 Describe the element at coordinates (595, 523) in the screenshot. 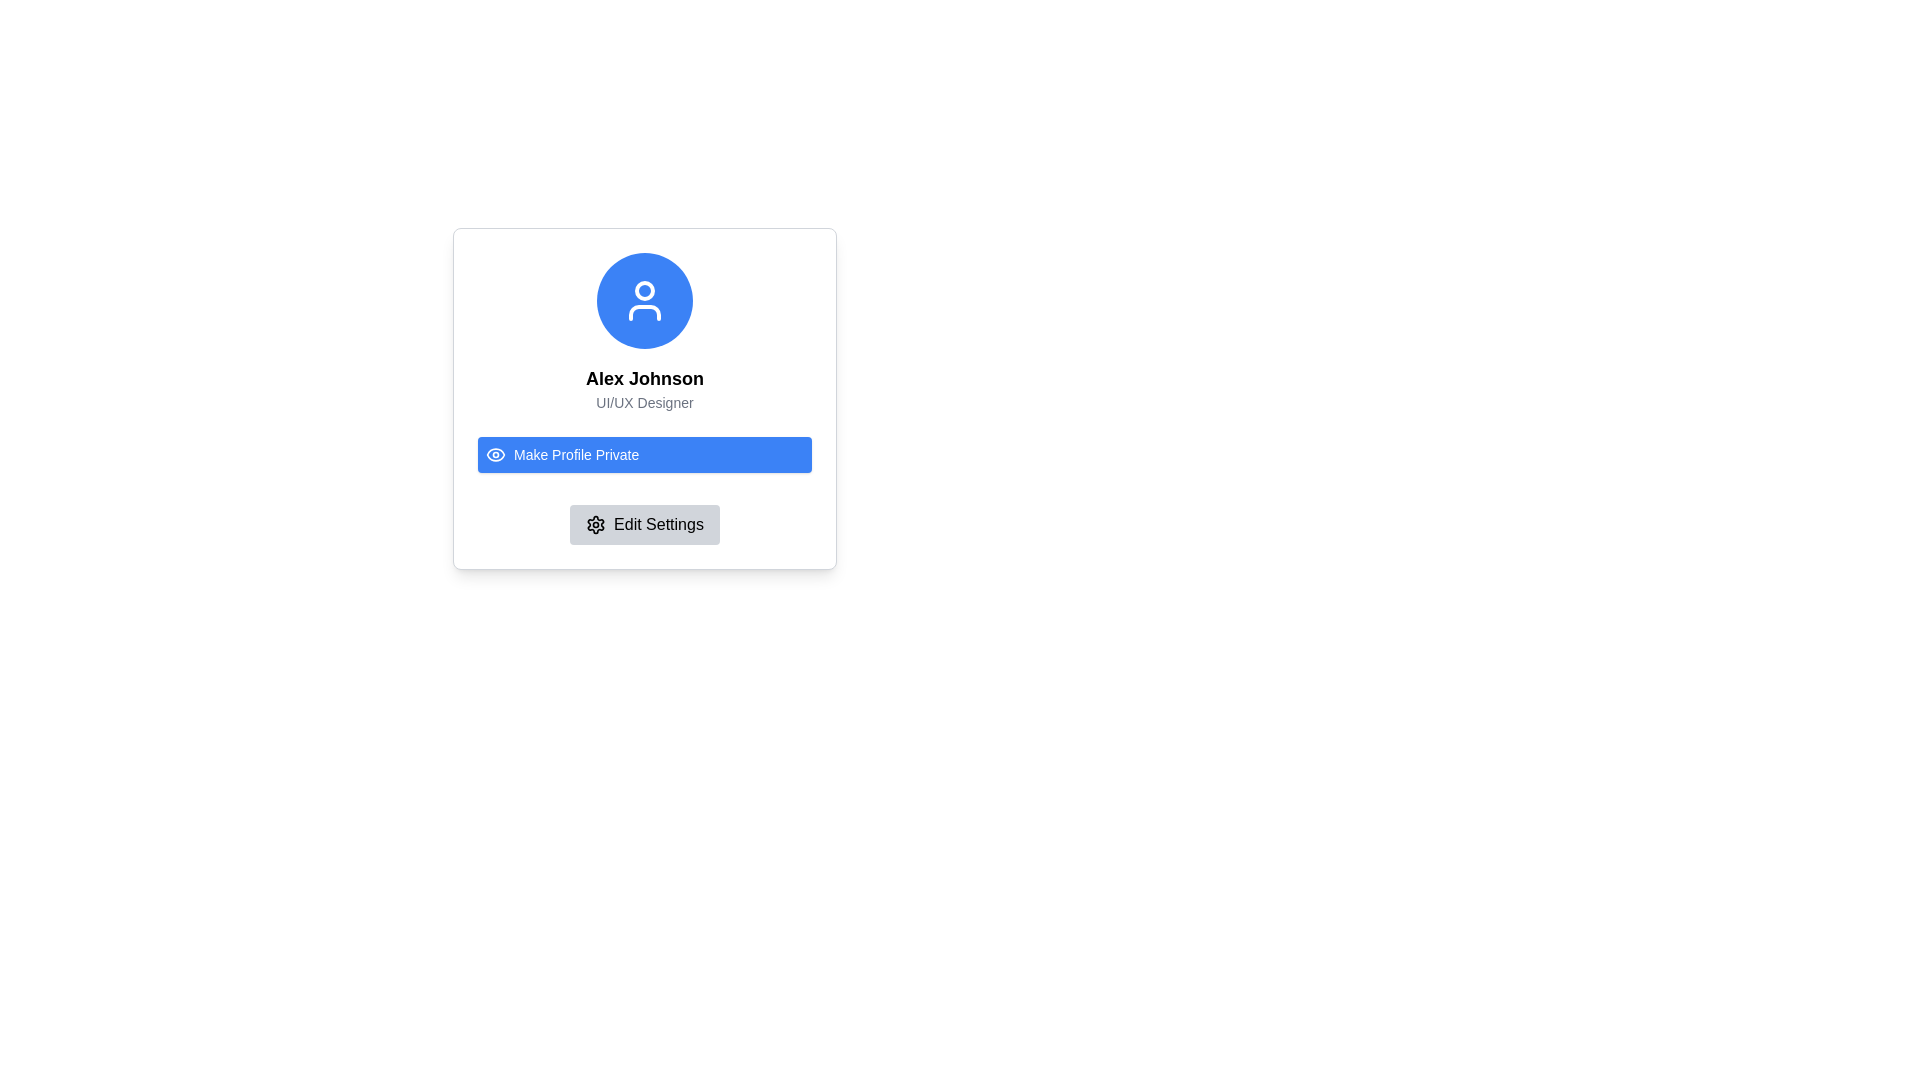

I see `the gear icon that symbolizes settings, located to the left of the 'Edit Settings' button in the lower section of the profile card` at that location.